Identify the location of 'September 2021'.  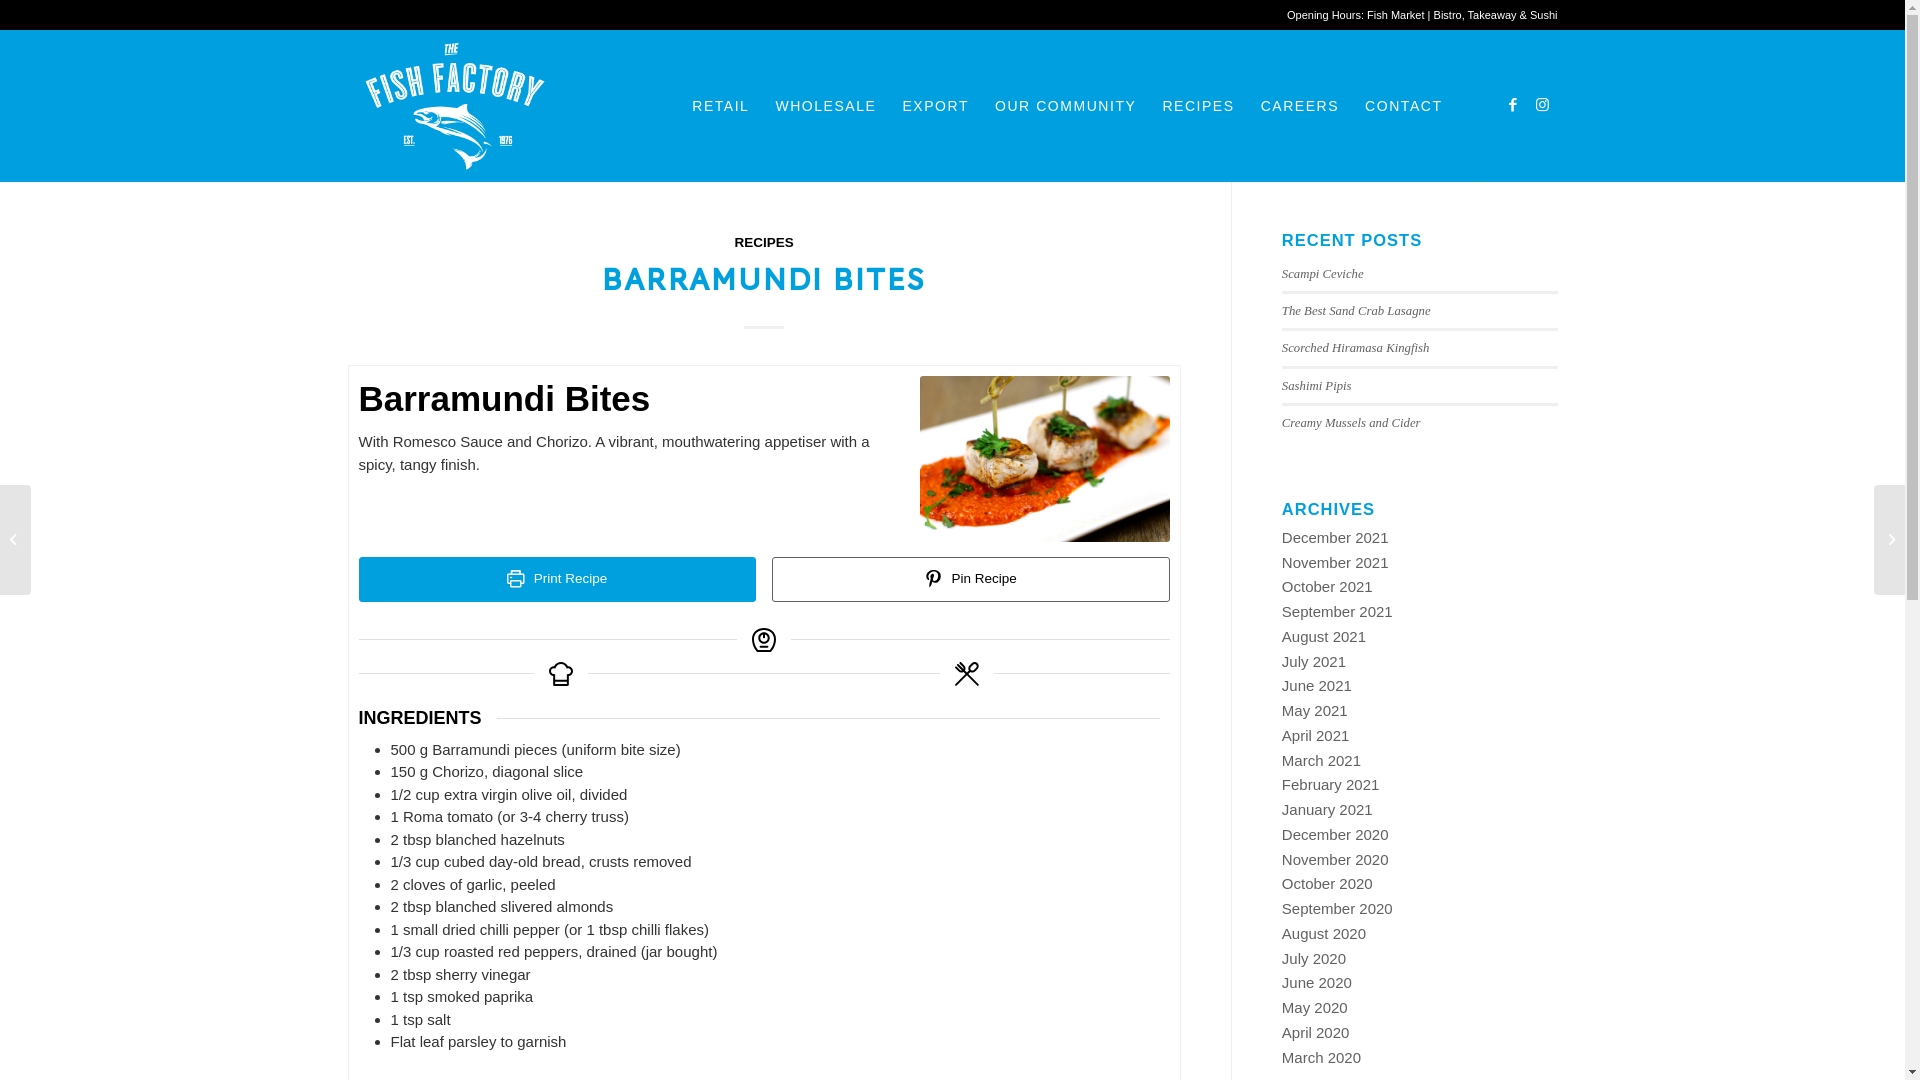
(1337, 610).